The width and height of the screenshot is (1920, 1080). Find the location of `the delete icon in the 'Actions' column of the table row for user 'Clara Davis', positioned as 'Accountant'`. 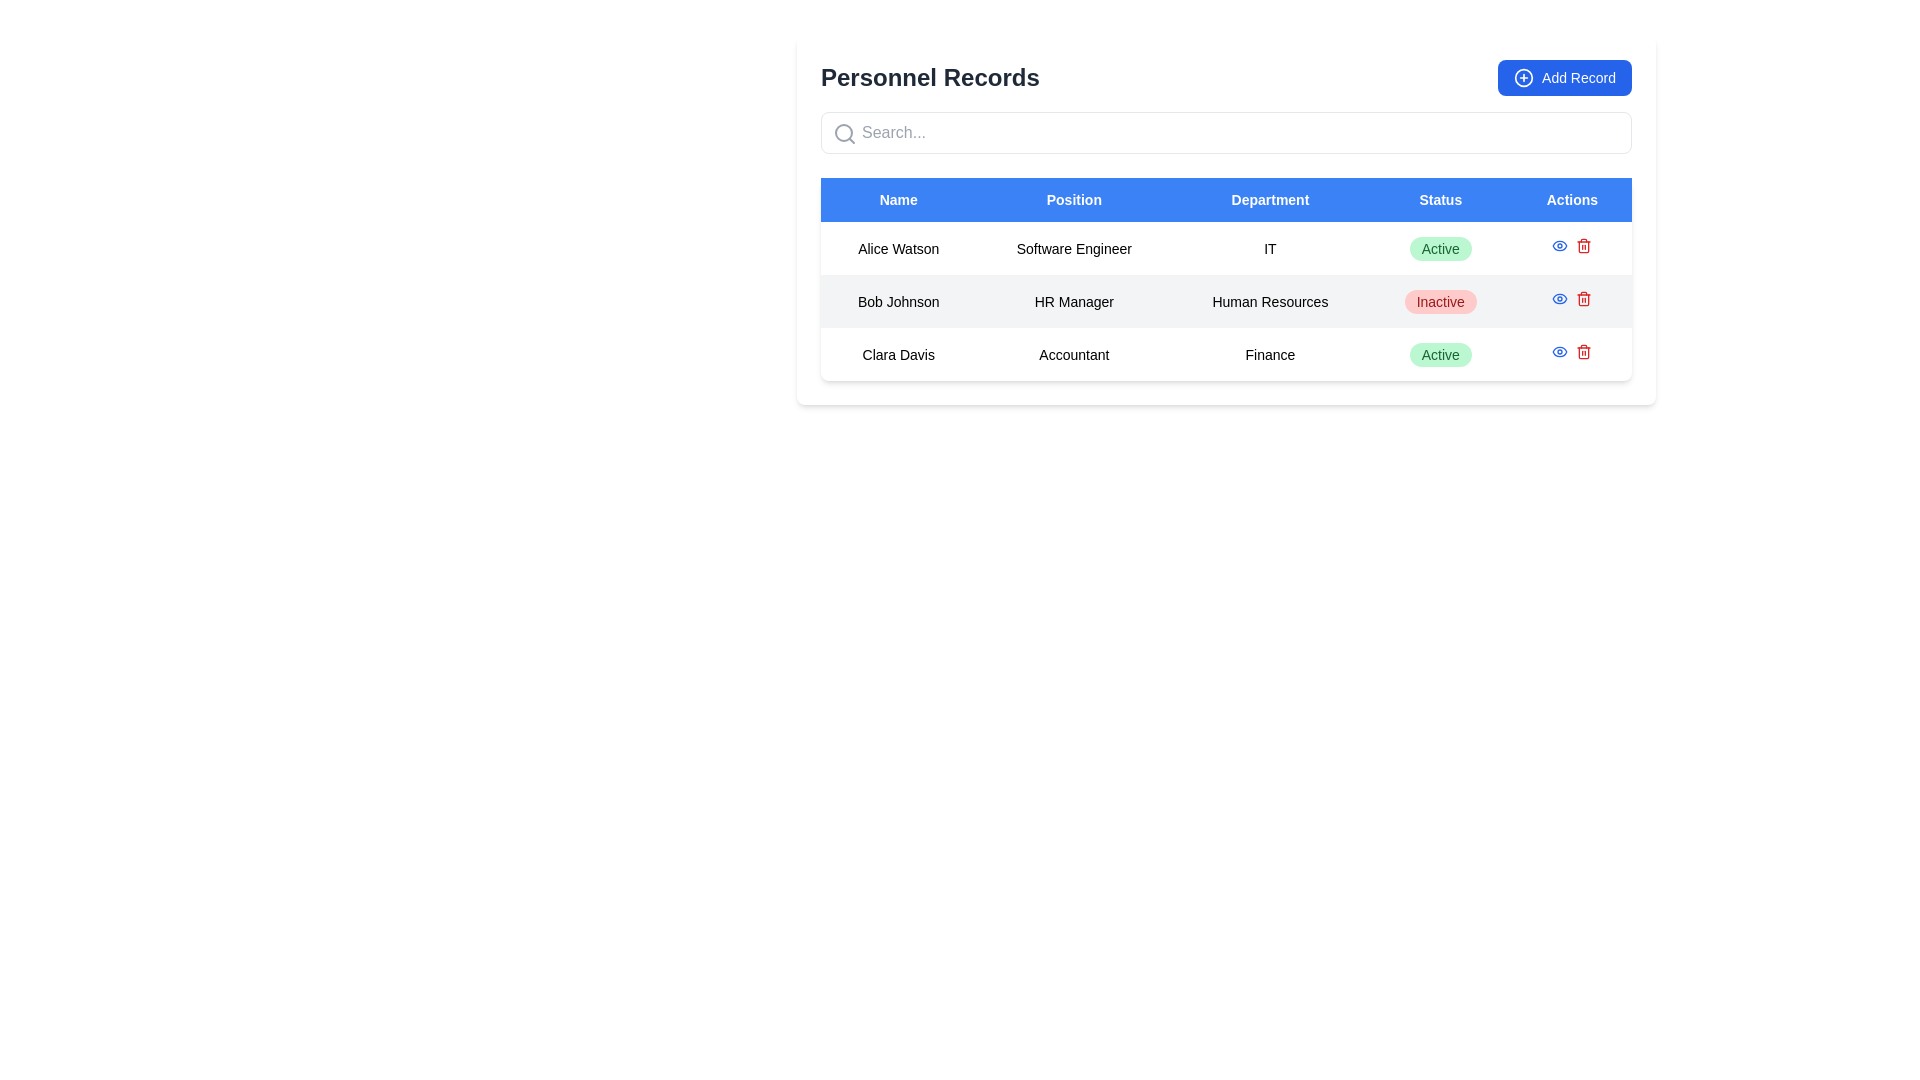

the delete icon in the 'Actions' column of the table row for user 'Clara Davis', positioned as 'Accountant' is located at coordinates (1583, 350).